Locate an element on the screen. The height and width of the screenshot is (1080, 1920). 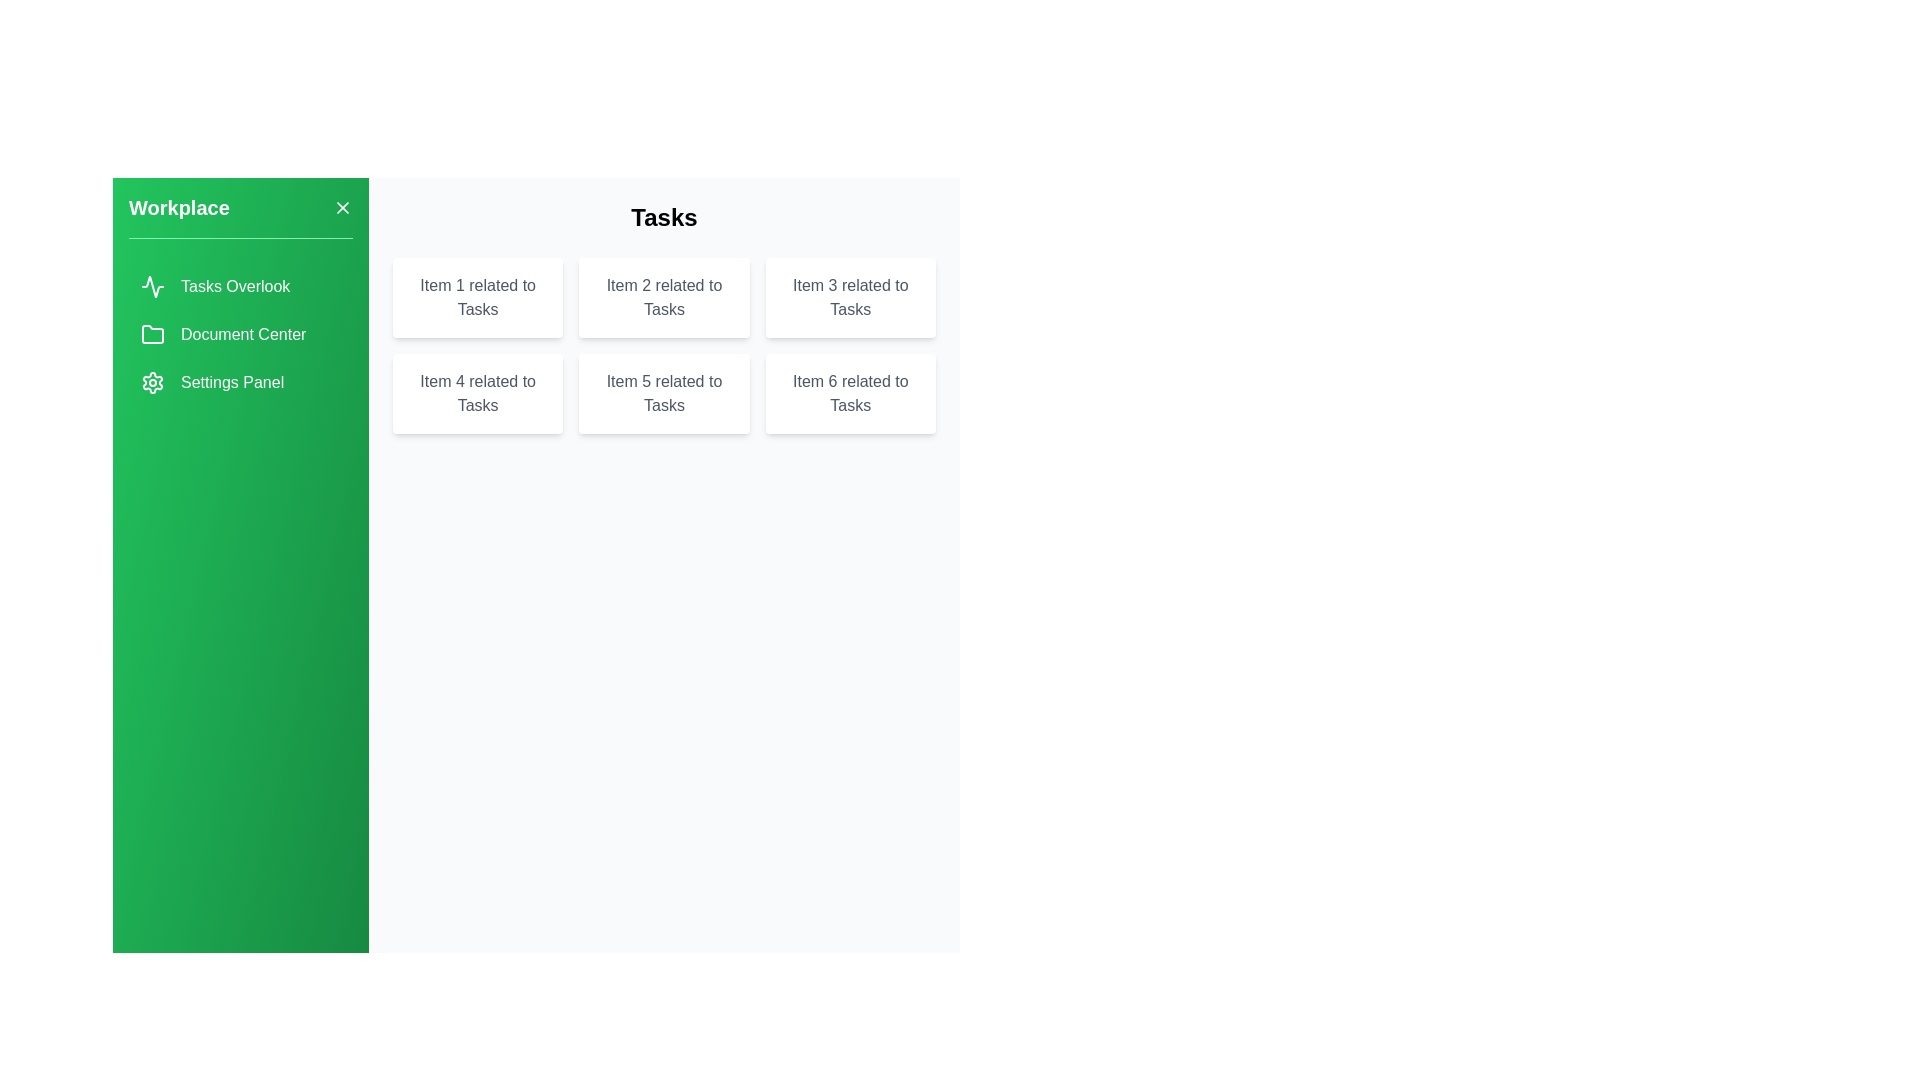
the Settings Panel section from the drawer menu is located at coordinates (240, 382).